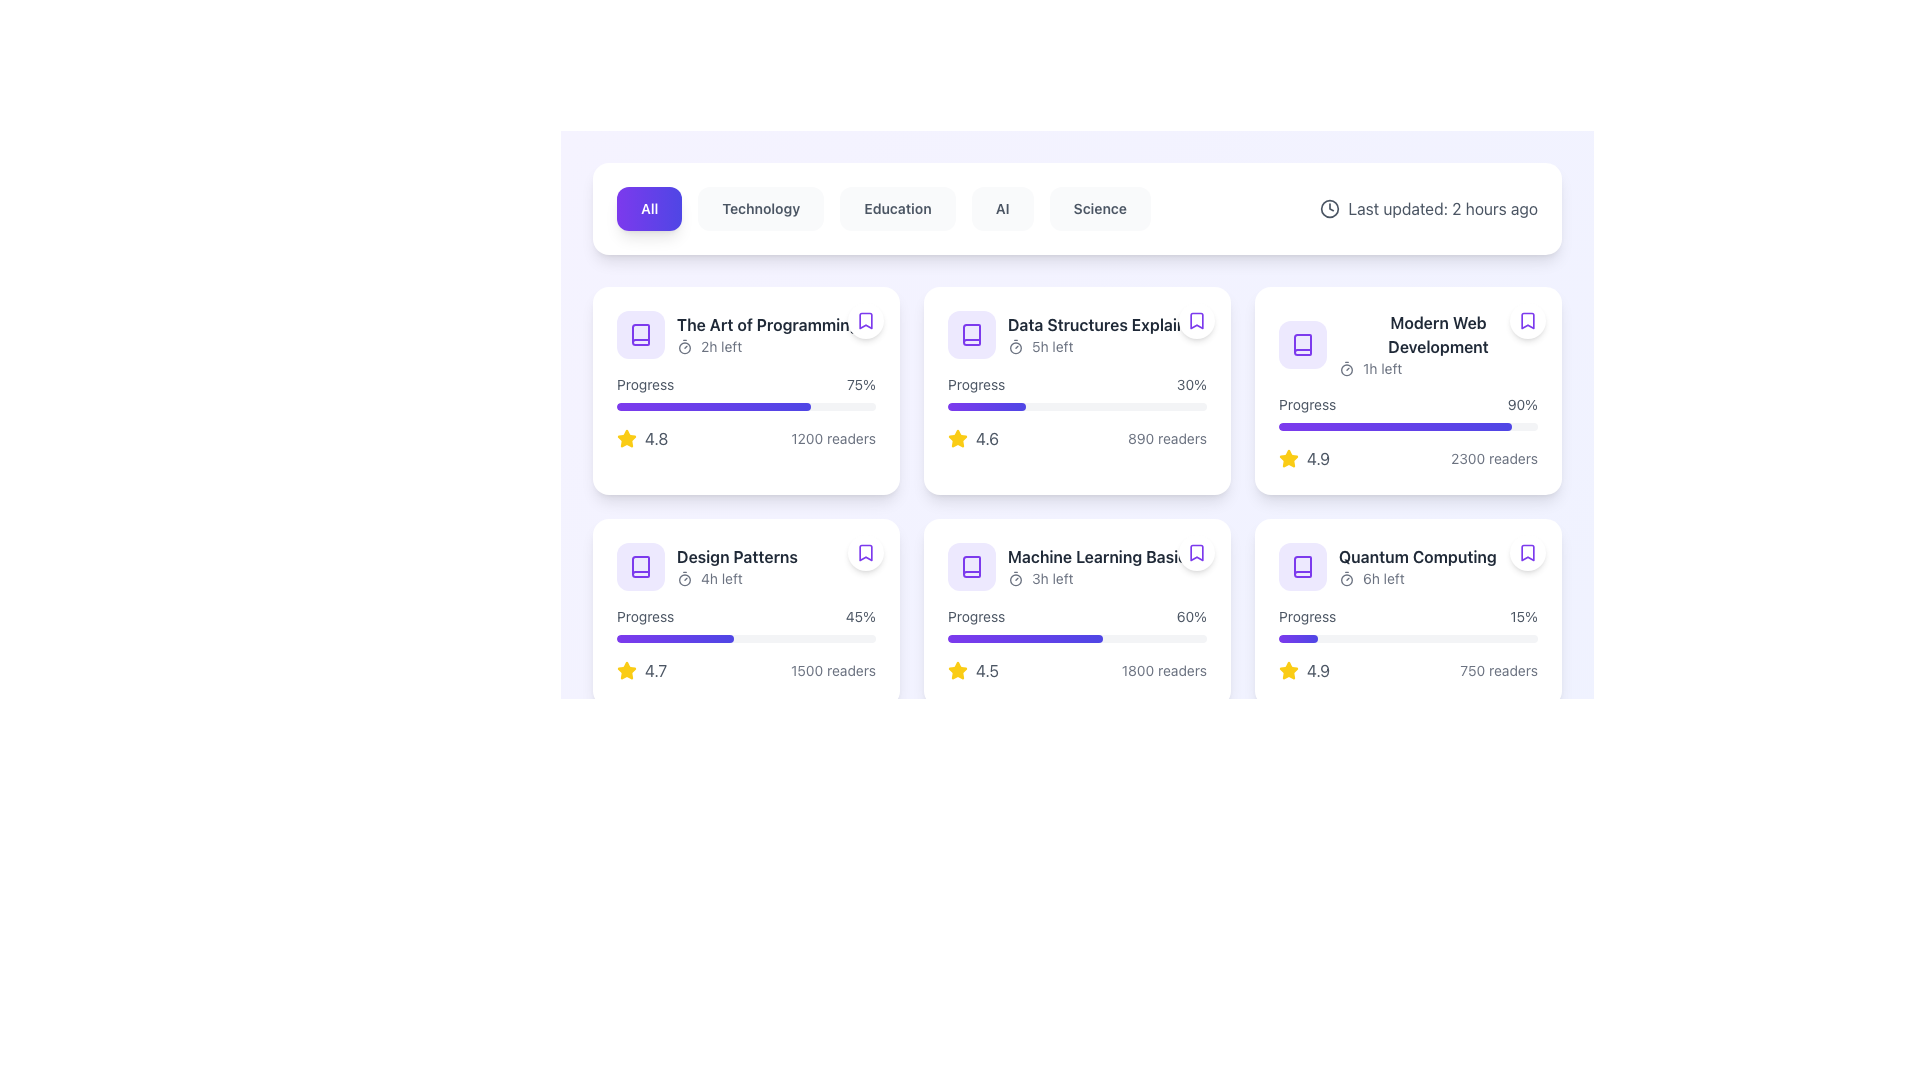  I want to click on the leftmost segment of the progress bar indicating 15% completion under the 'Quantum Computing' card in the bottom-right corner of the grid layout, so click(1298, 639).